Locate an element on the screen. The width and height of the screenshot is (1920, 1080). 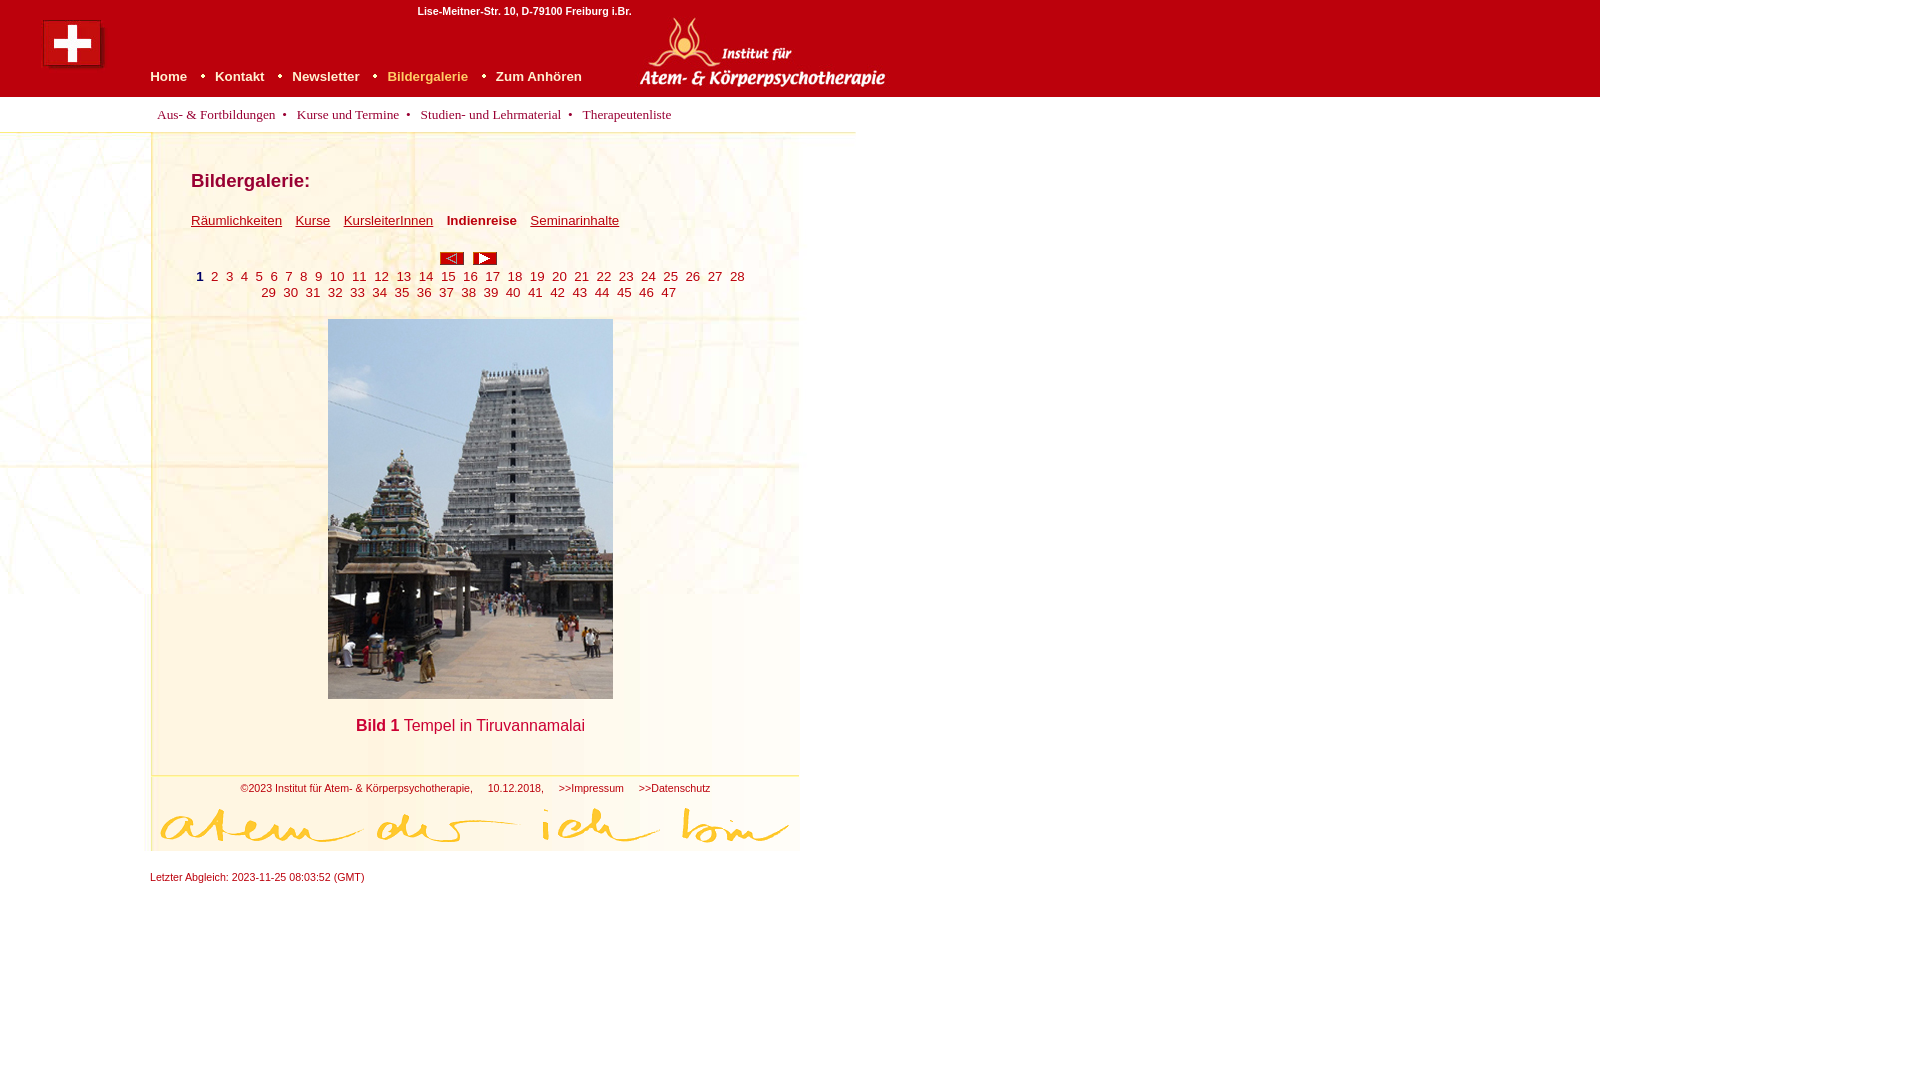
'47' is located at coordinates (668, 292).